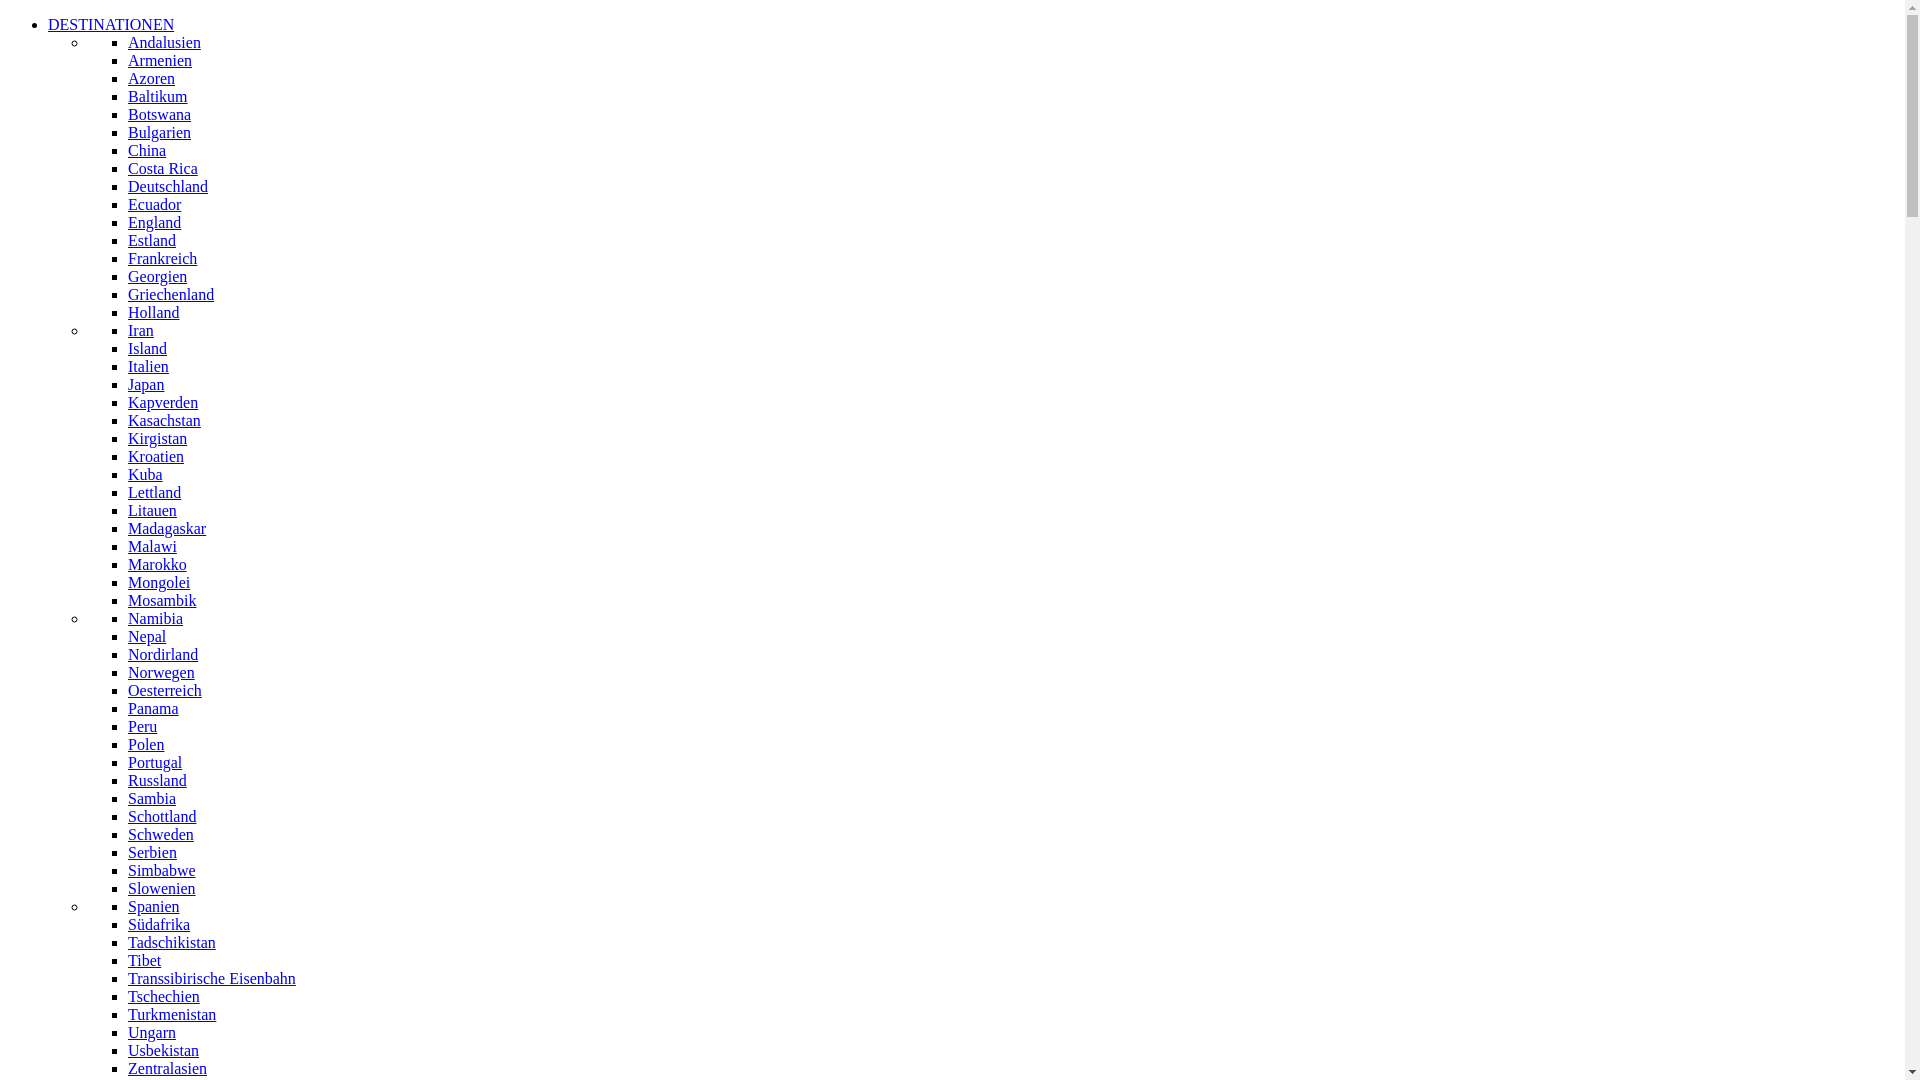  What do you see at coordinates (127, 204) in the screenshot?
I see `'Ecuador'` at bounding box center [127, 204].